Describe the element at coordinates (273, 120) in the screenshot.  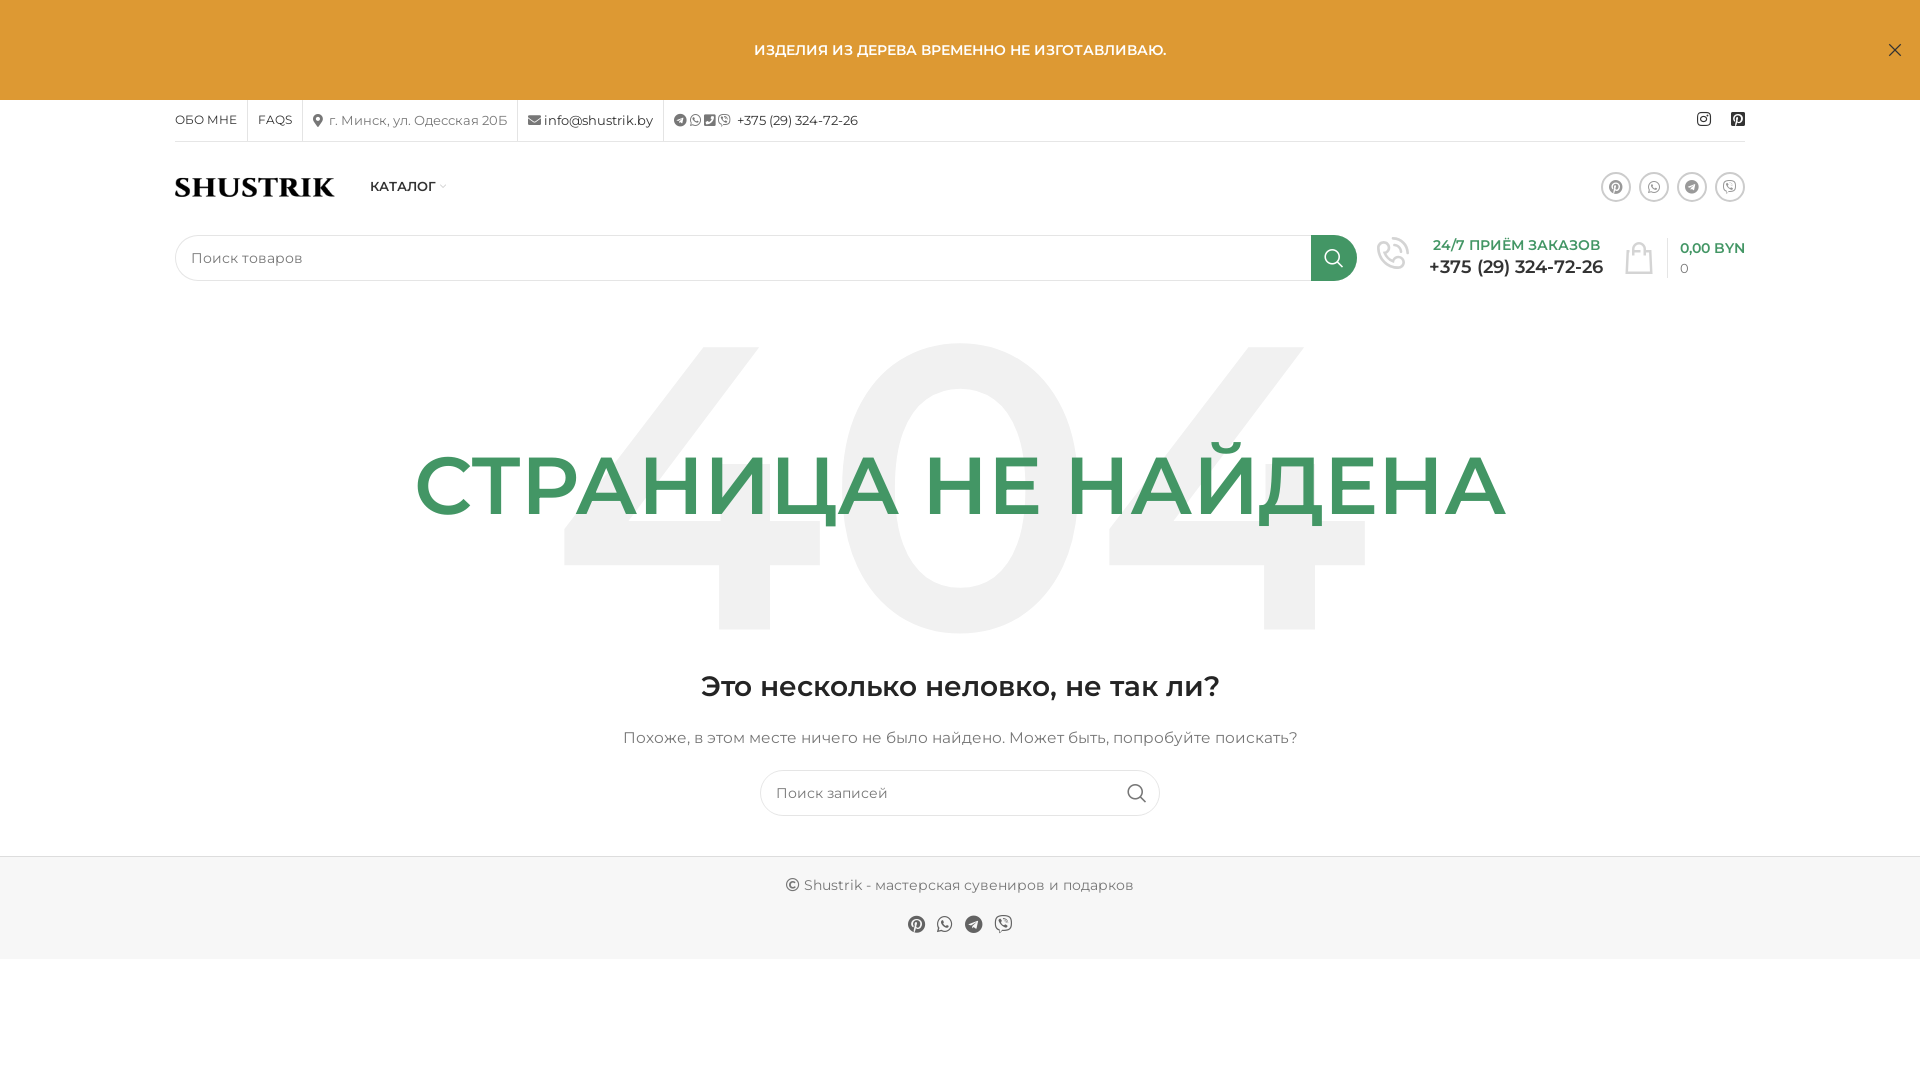
I see `'FAQS'` at that location.